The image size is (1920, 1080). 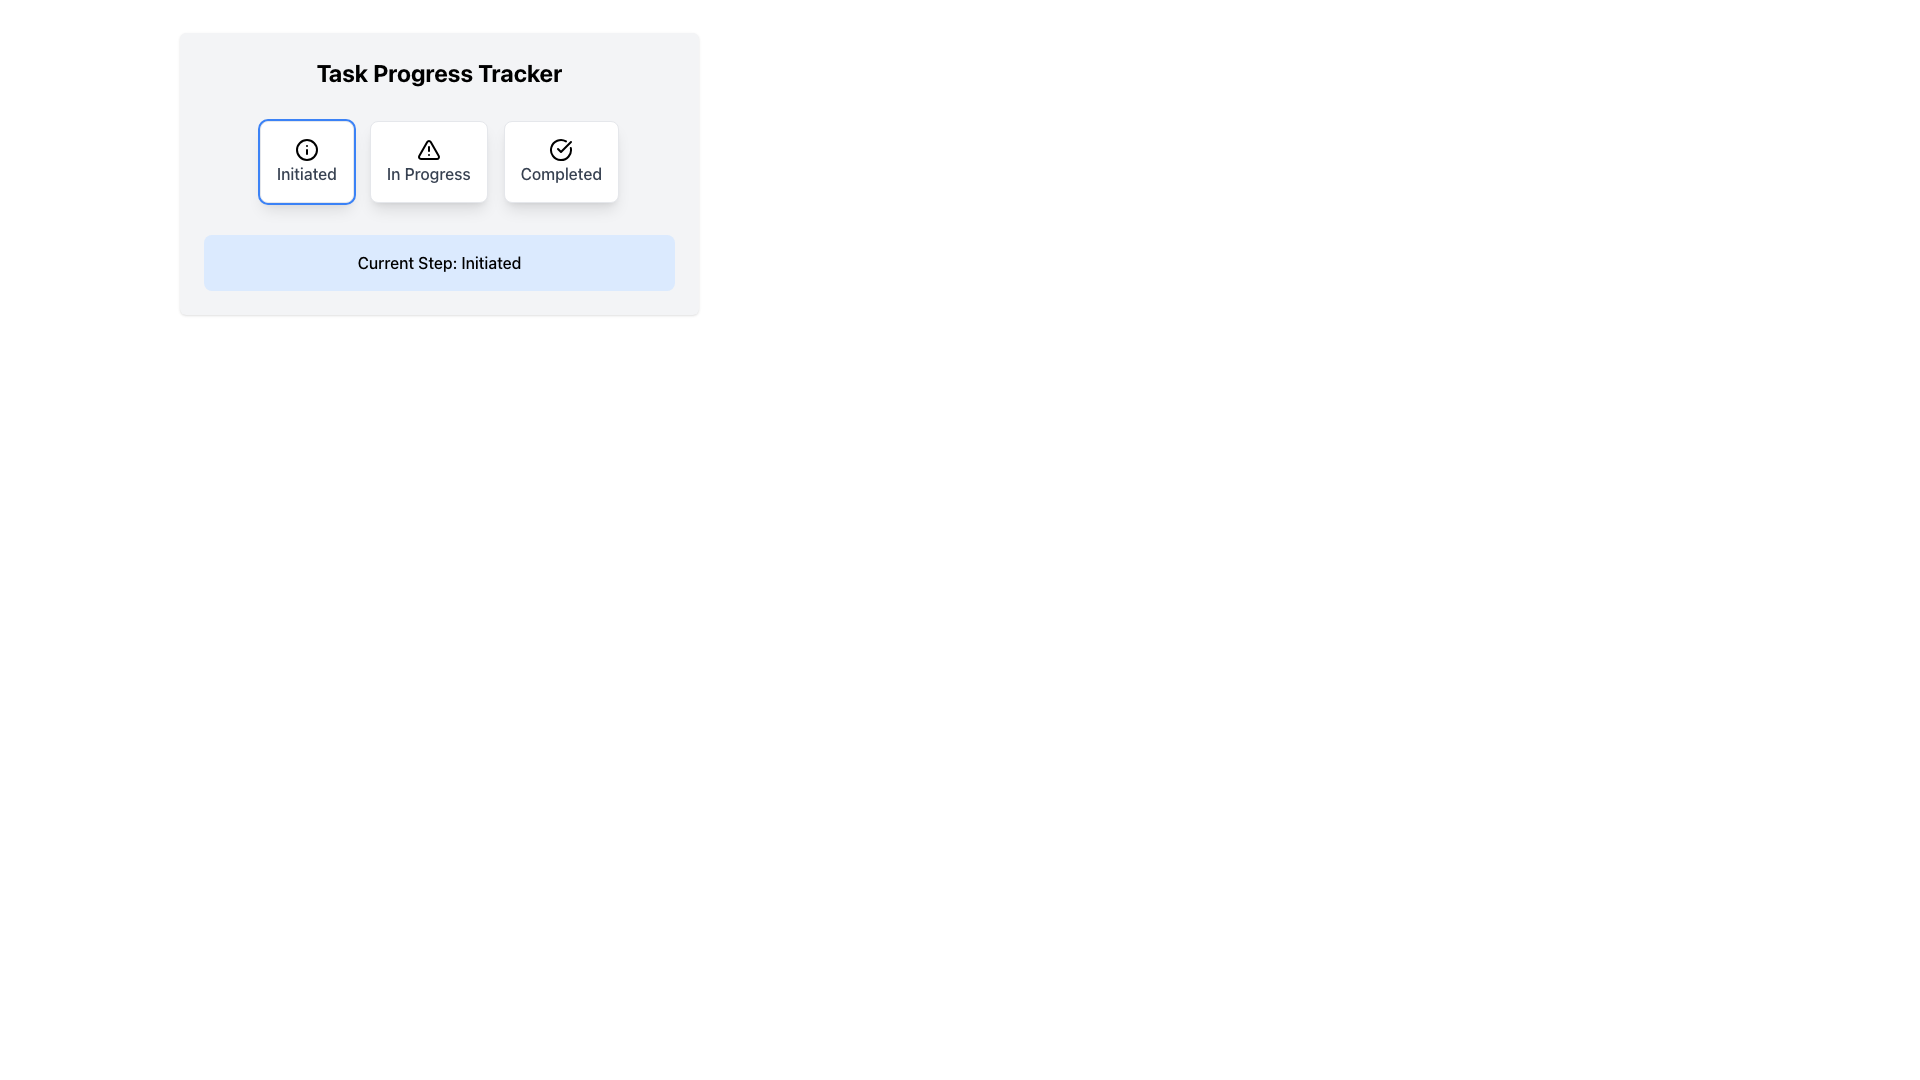 What do you see at coordinates (560, 149) in the screenshot?
I see `the circular icon with a checkmark inside, which is positioned to the right of three status indicators in the 'Task Progress Tracker' interface, directly above the text 'Completed'` at bounding box center [560, 149].